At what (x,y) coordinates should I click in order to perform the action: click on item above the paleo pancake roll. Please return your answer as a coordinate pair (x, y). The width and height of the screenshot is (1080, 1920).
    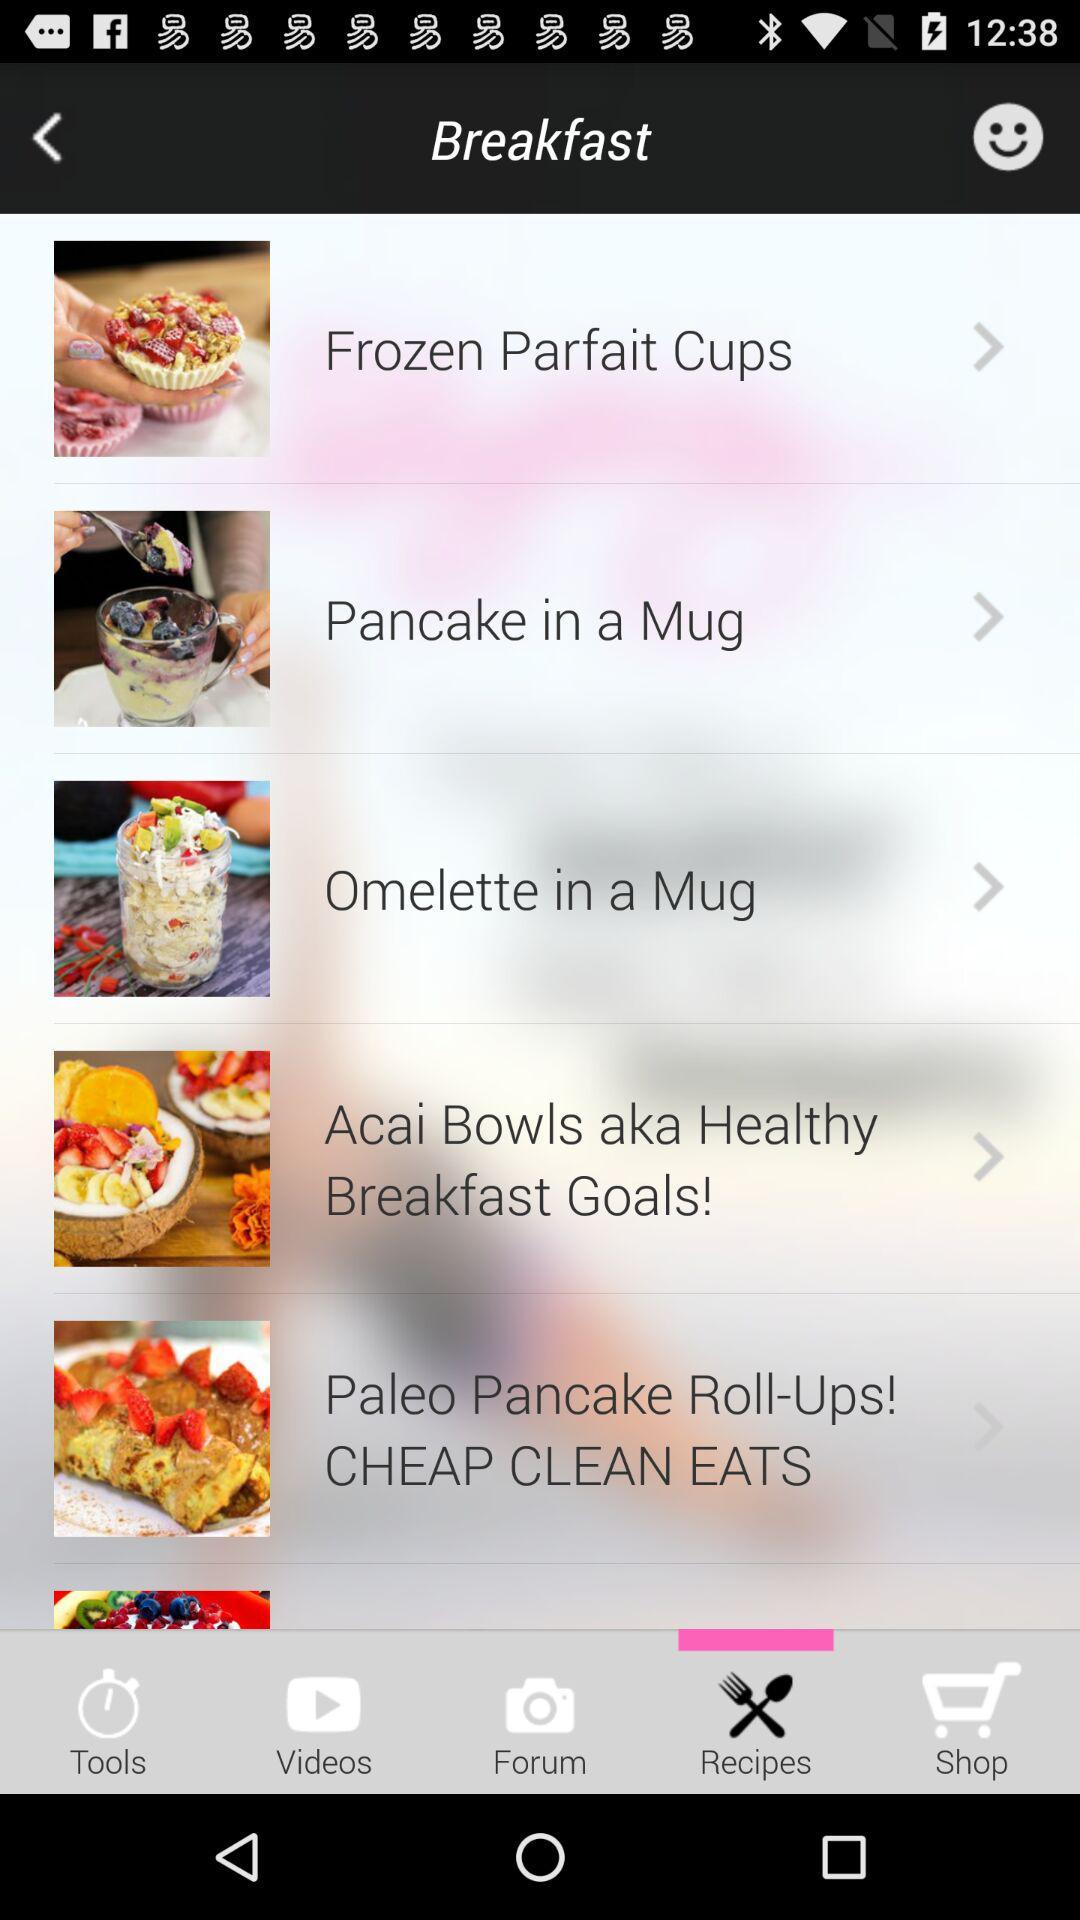
    Looking at the image, I should click on (567, 1293).